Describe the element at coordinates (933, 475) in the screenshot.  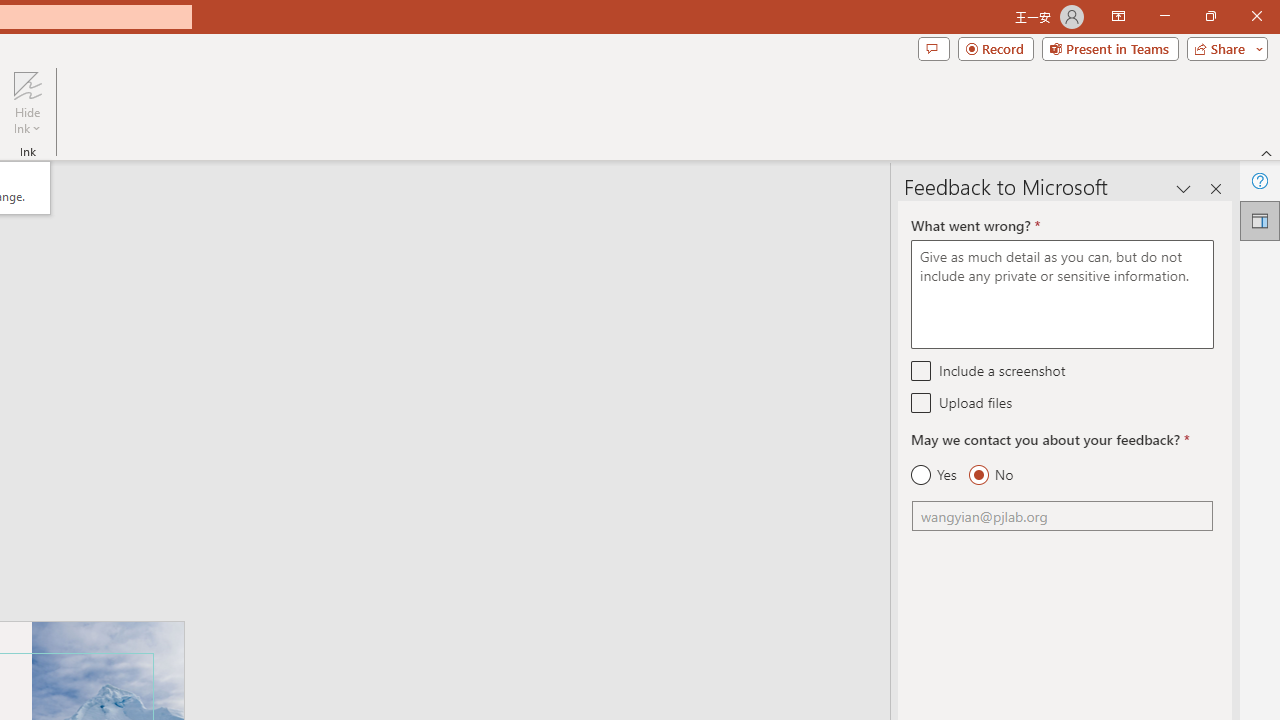
I see `'Yes'` at that location.